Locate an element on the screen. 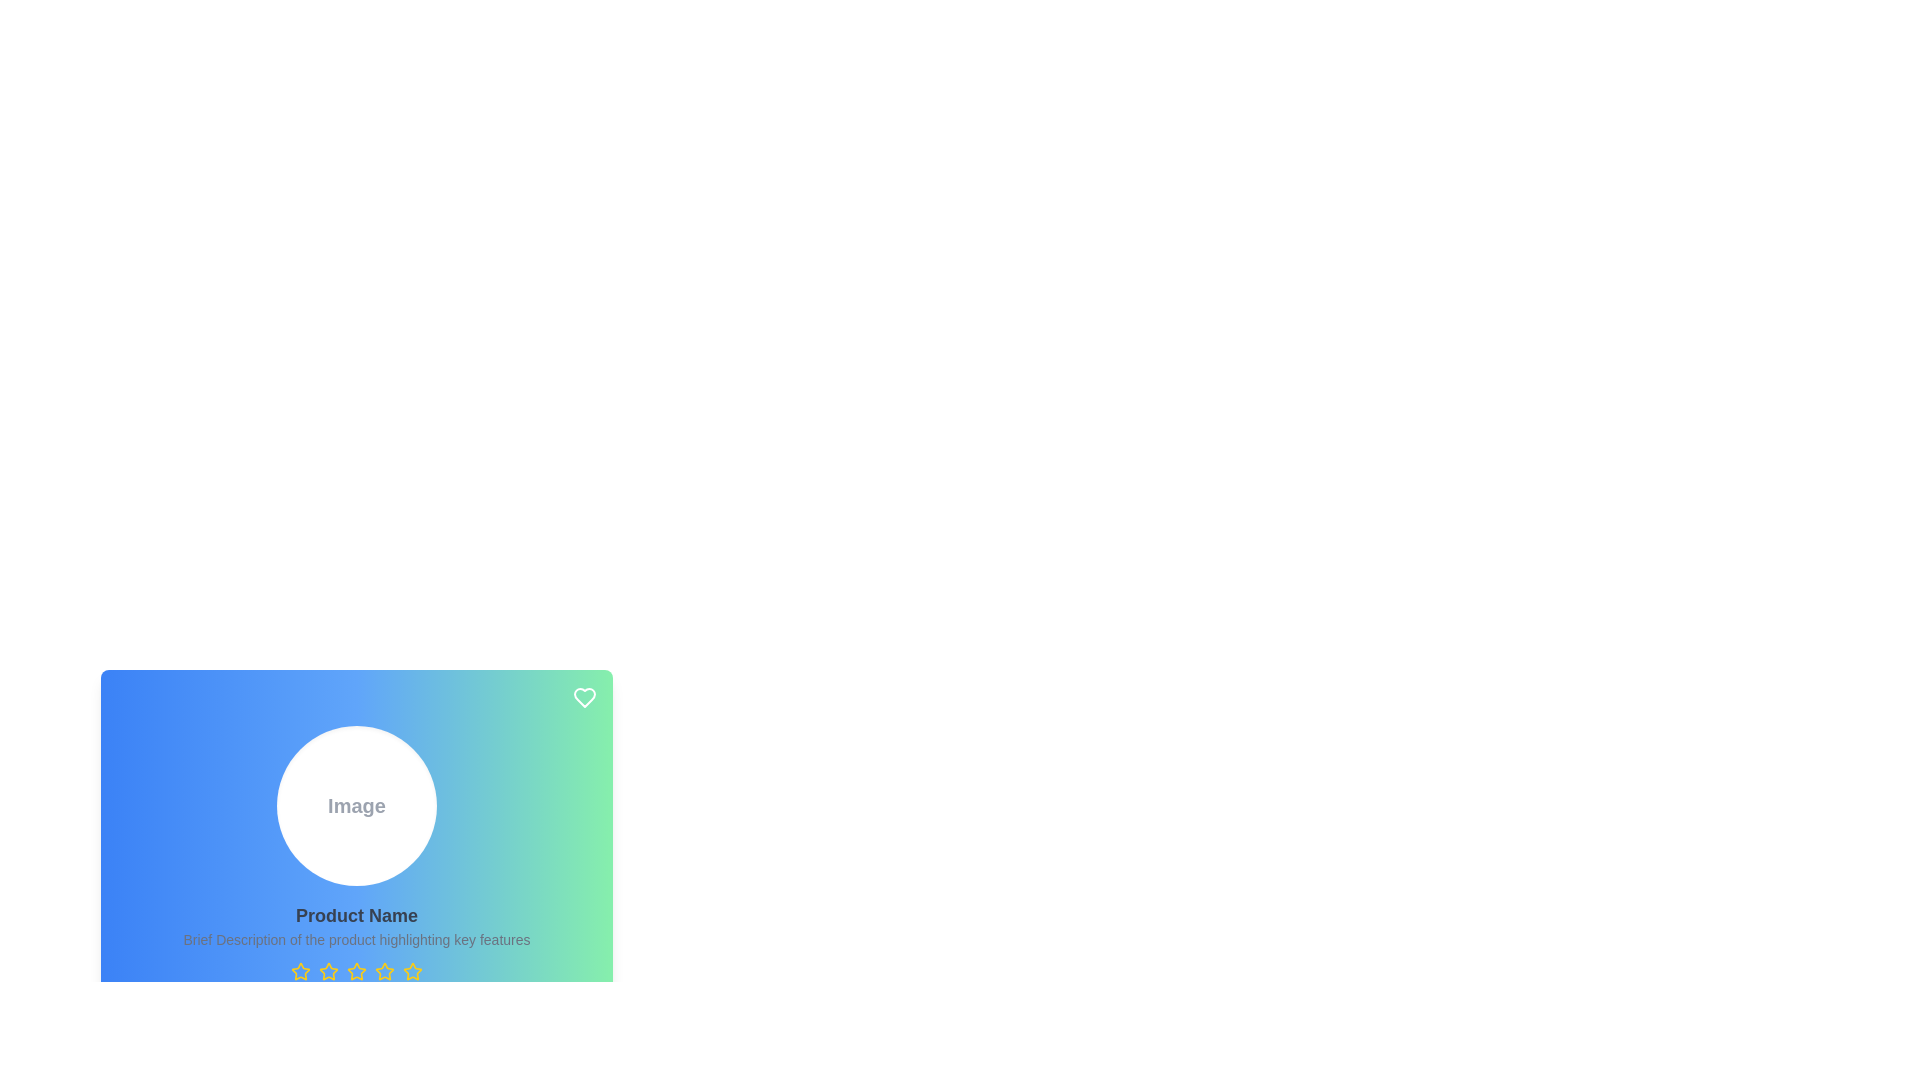 The width and height of the screenshot is (1920, 1080). the third star in the row of five stars is located at coordinates (355, 970).